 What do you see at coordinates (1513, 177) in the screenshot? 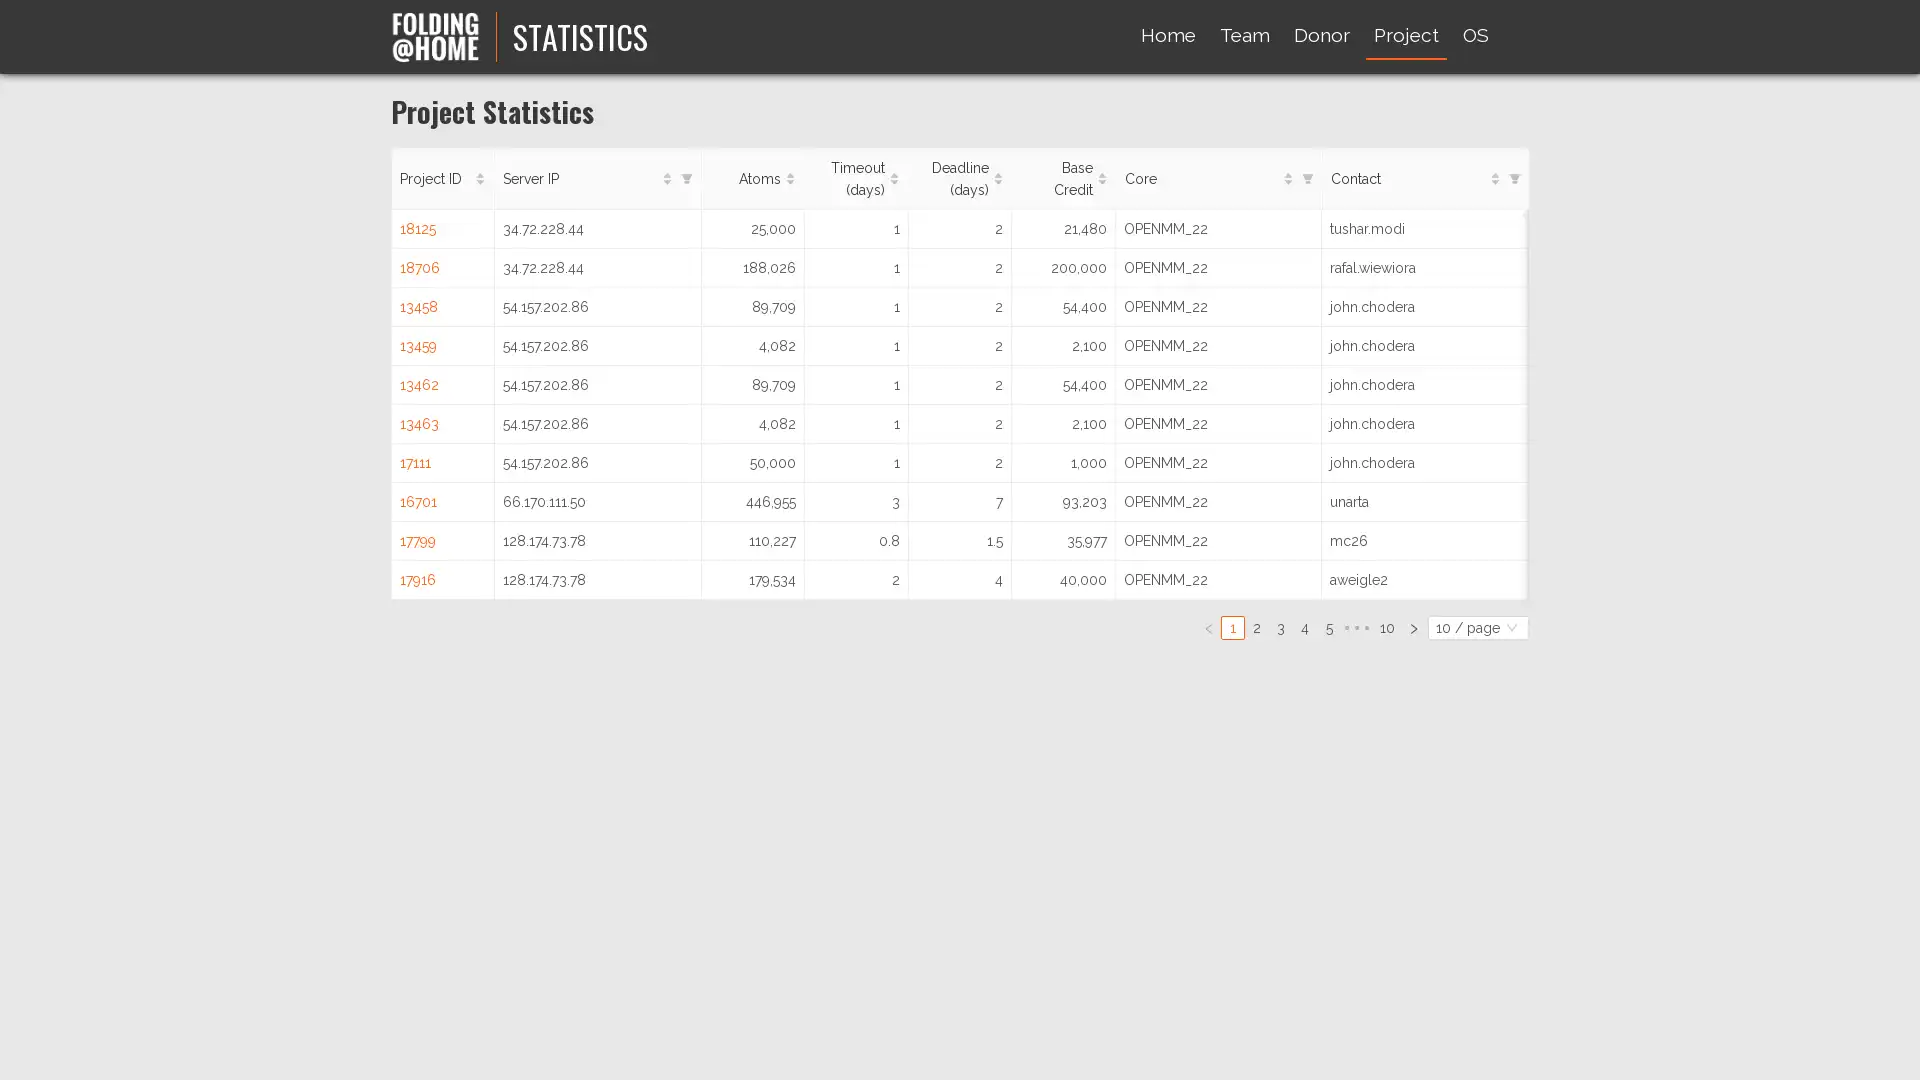
I see `filter` at bounding box center [1513, 177].